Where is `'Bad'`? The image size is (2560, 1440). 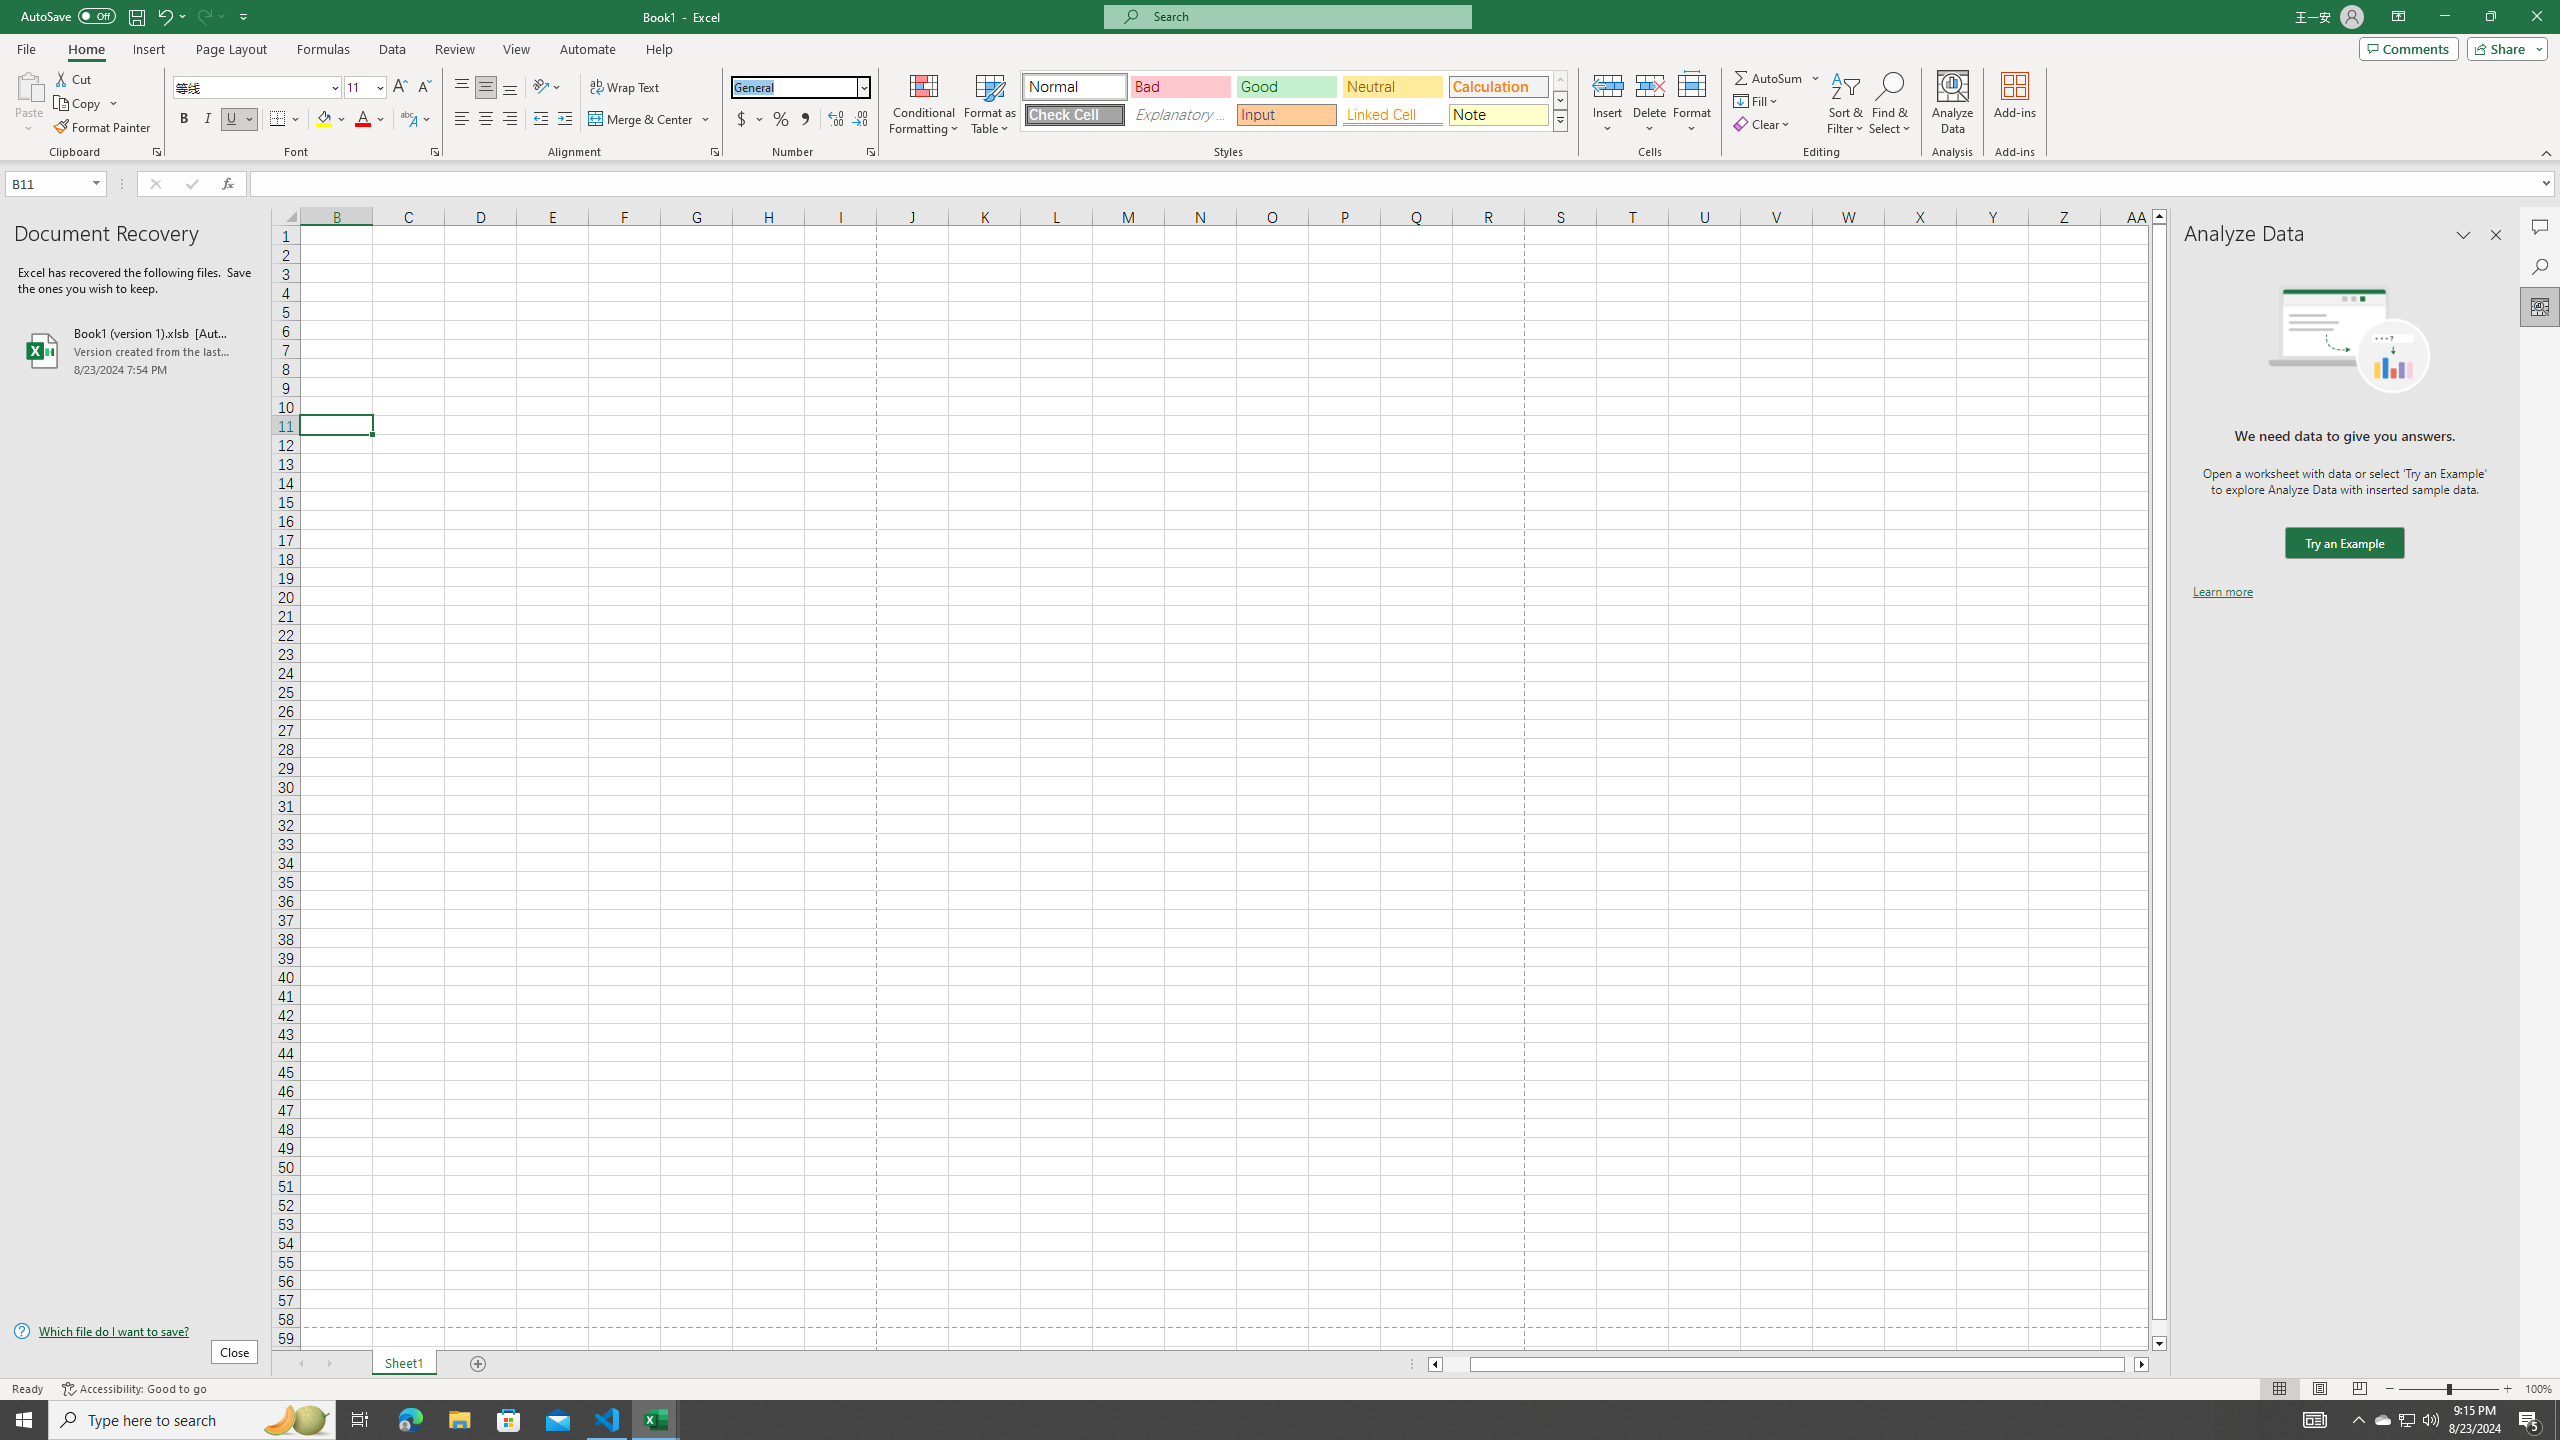
'Bad' is located at coordinates (1181, 87).